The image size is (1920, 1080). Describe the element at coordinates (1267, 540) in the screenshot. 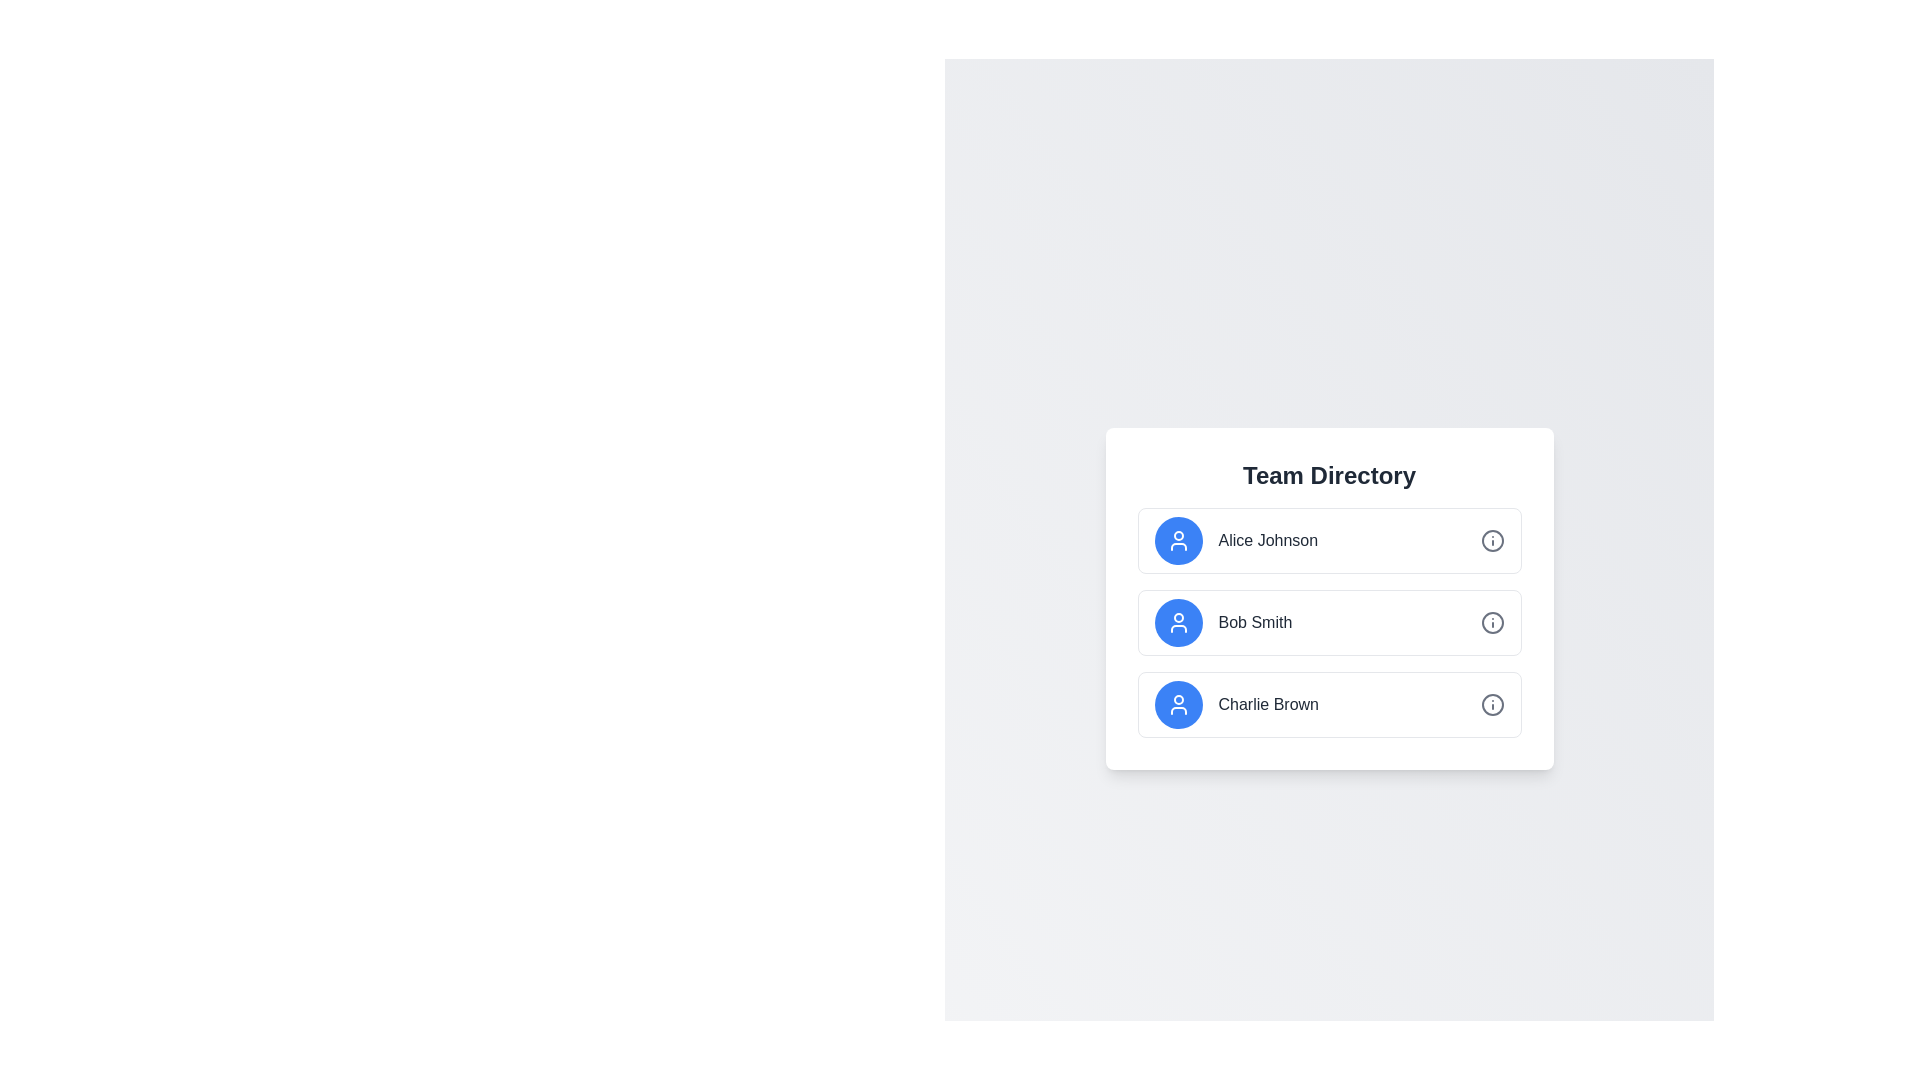

I see `the text label displaying 'Alice Johnson' located in the first item of the vertical list under the 'Team Directory' header` at that location.